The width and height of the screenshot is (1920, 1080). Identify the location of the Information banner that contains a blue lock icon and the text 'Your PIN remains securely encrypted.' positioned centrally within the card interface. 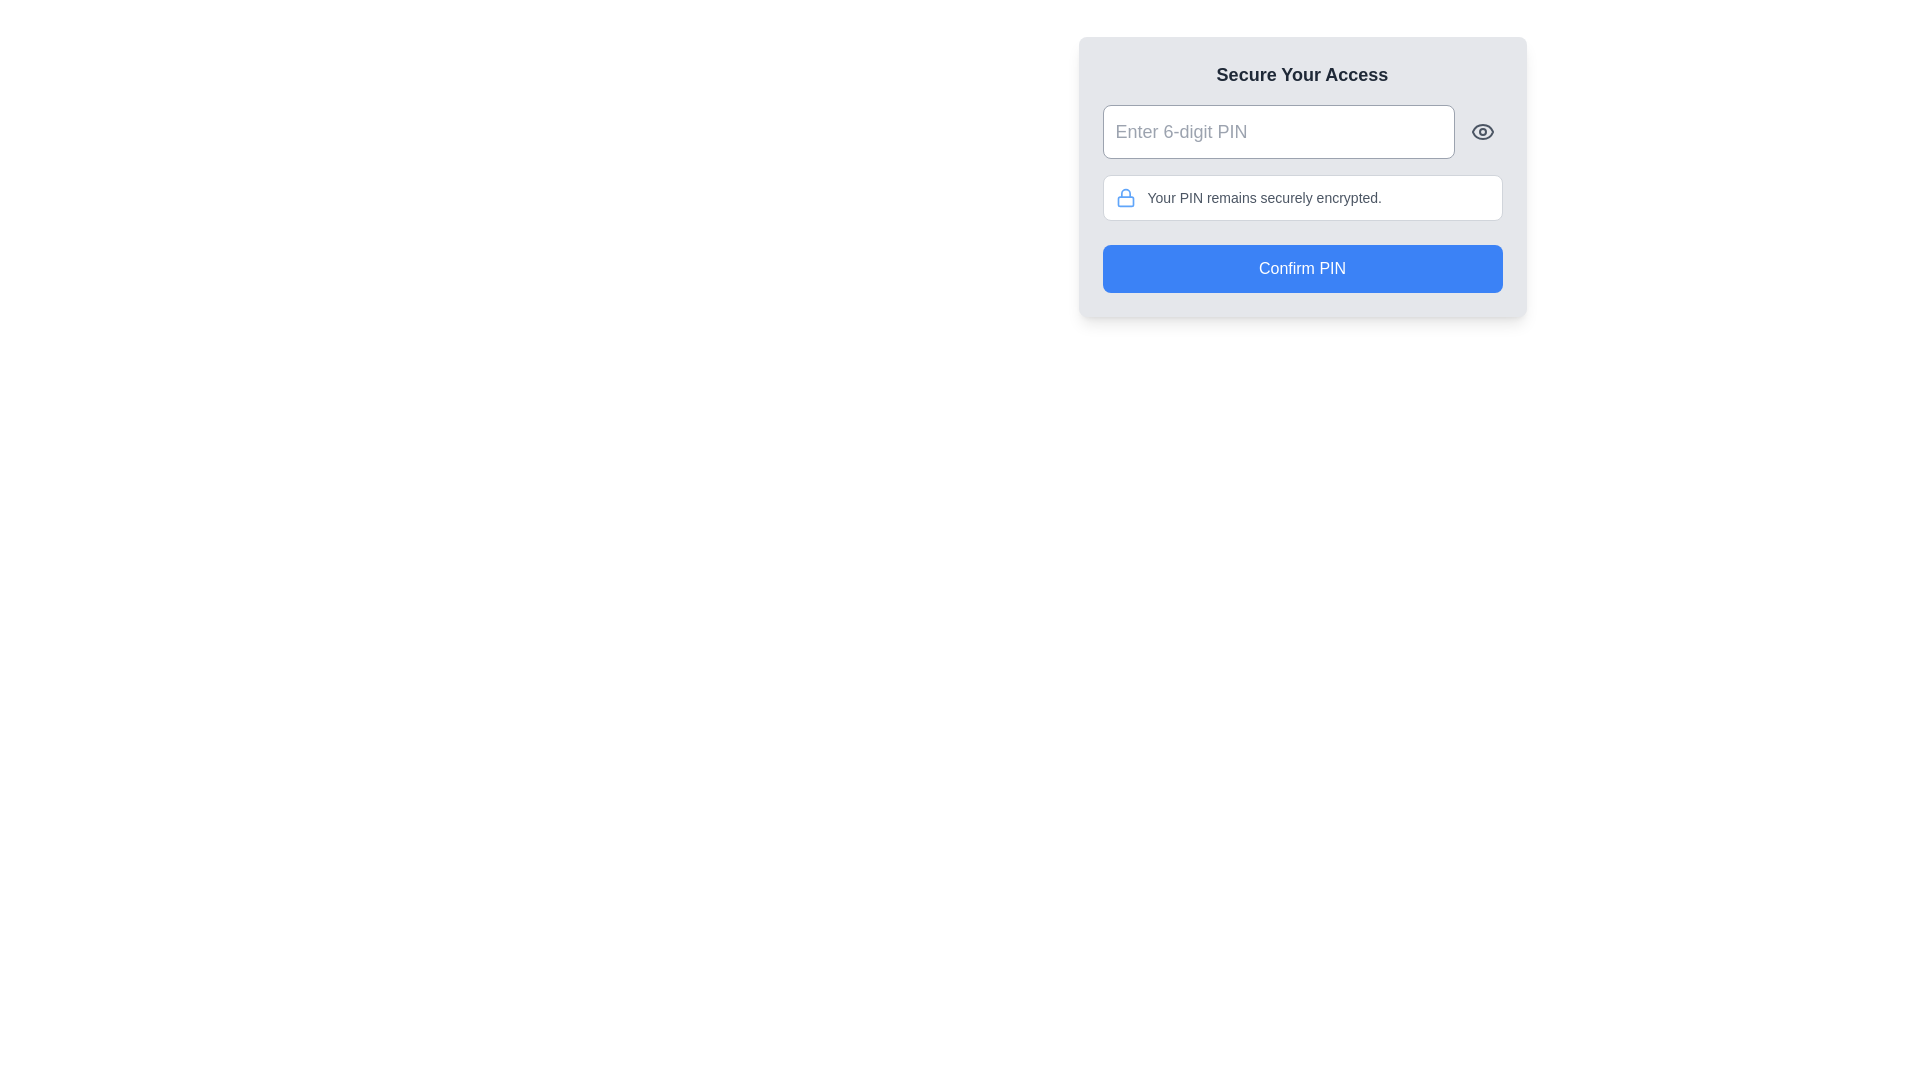
(1302, 197).